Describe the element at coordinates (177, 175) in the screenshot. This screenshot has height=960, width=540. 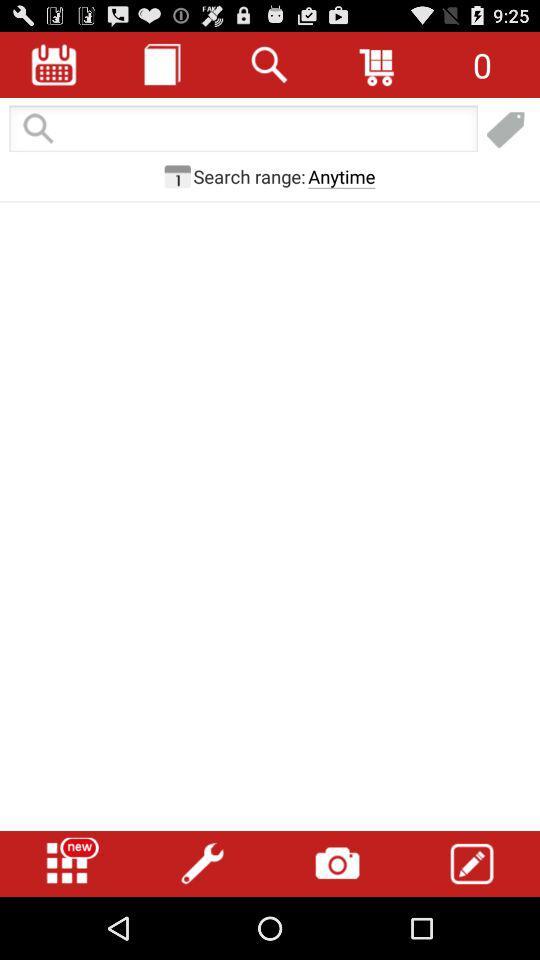
I see `icon next to search range: icon` at that location.